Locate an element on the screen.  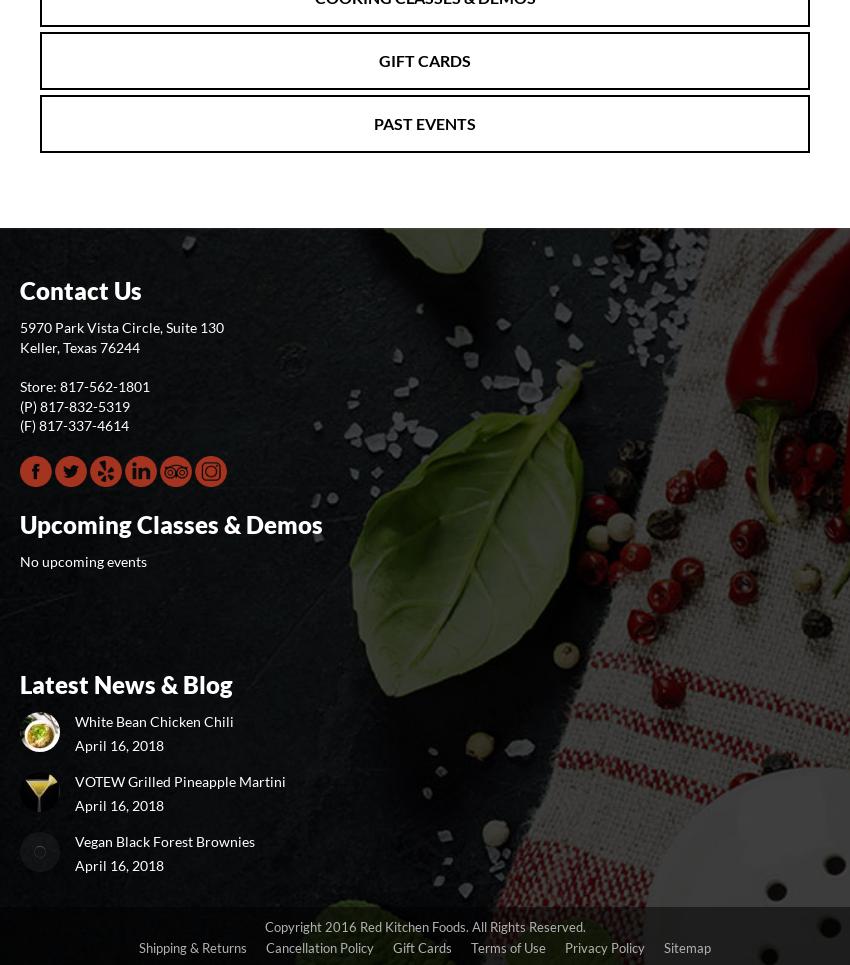
'Keller, Texas 76244' is located at coordinates (79, 346).